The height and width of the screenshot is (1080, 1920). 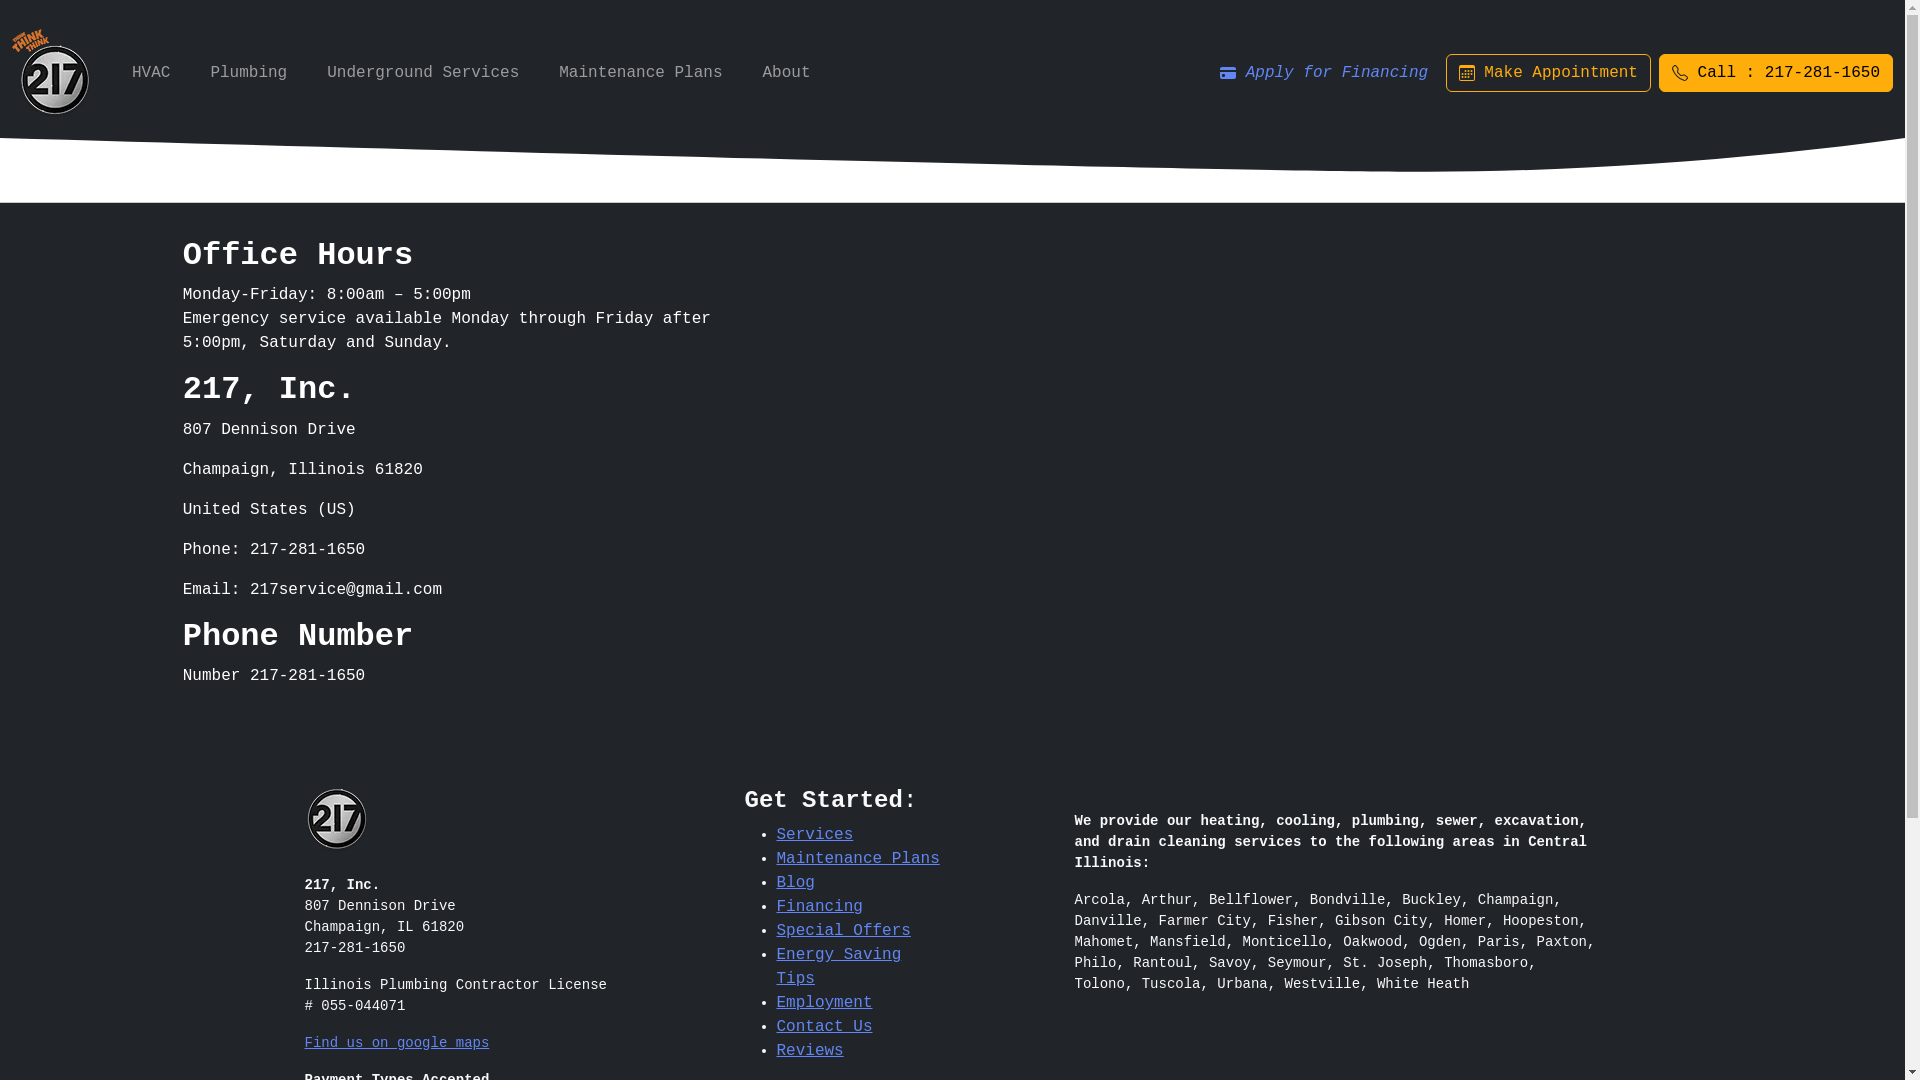 I want to click on 'Maintenance Plans', so click(x=775, y=858).